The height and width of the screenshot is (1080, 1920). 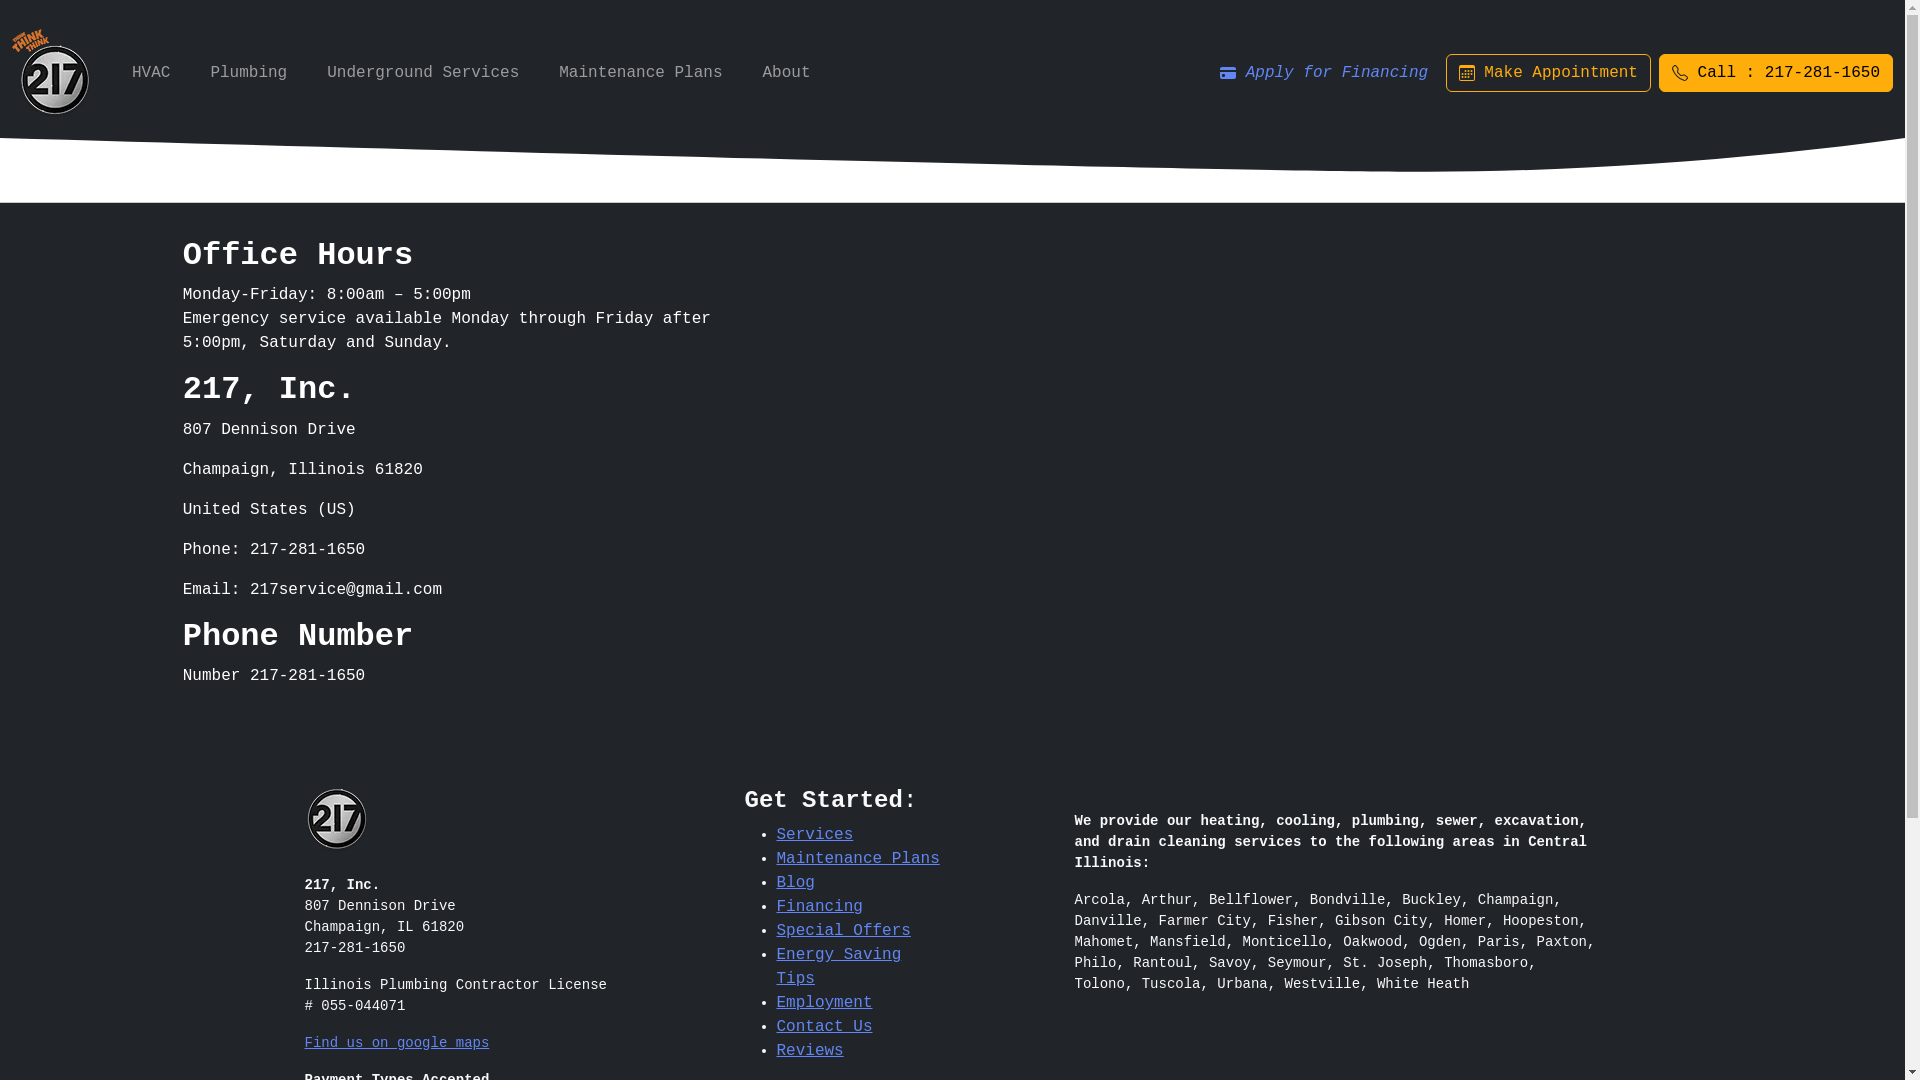 I want to click on 'Maintenance Plans', so click(x=775, y=858).